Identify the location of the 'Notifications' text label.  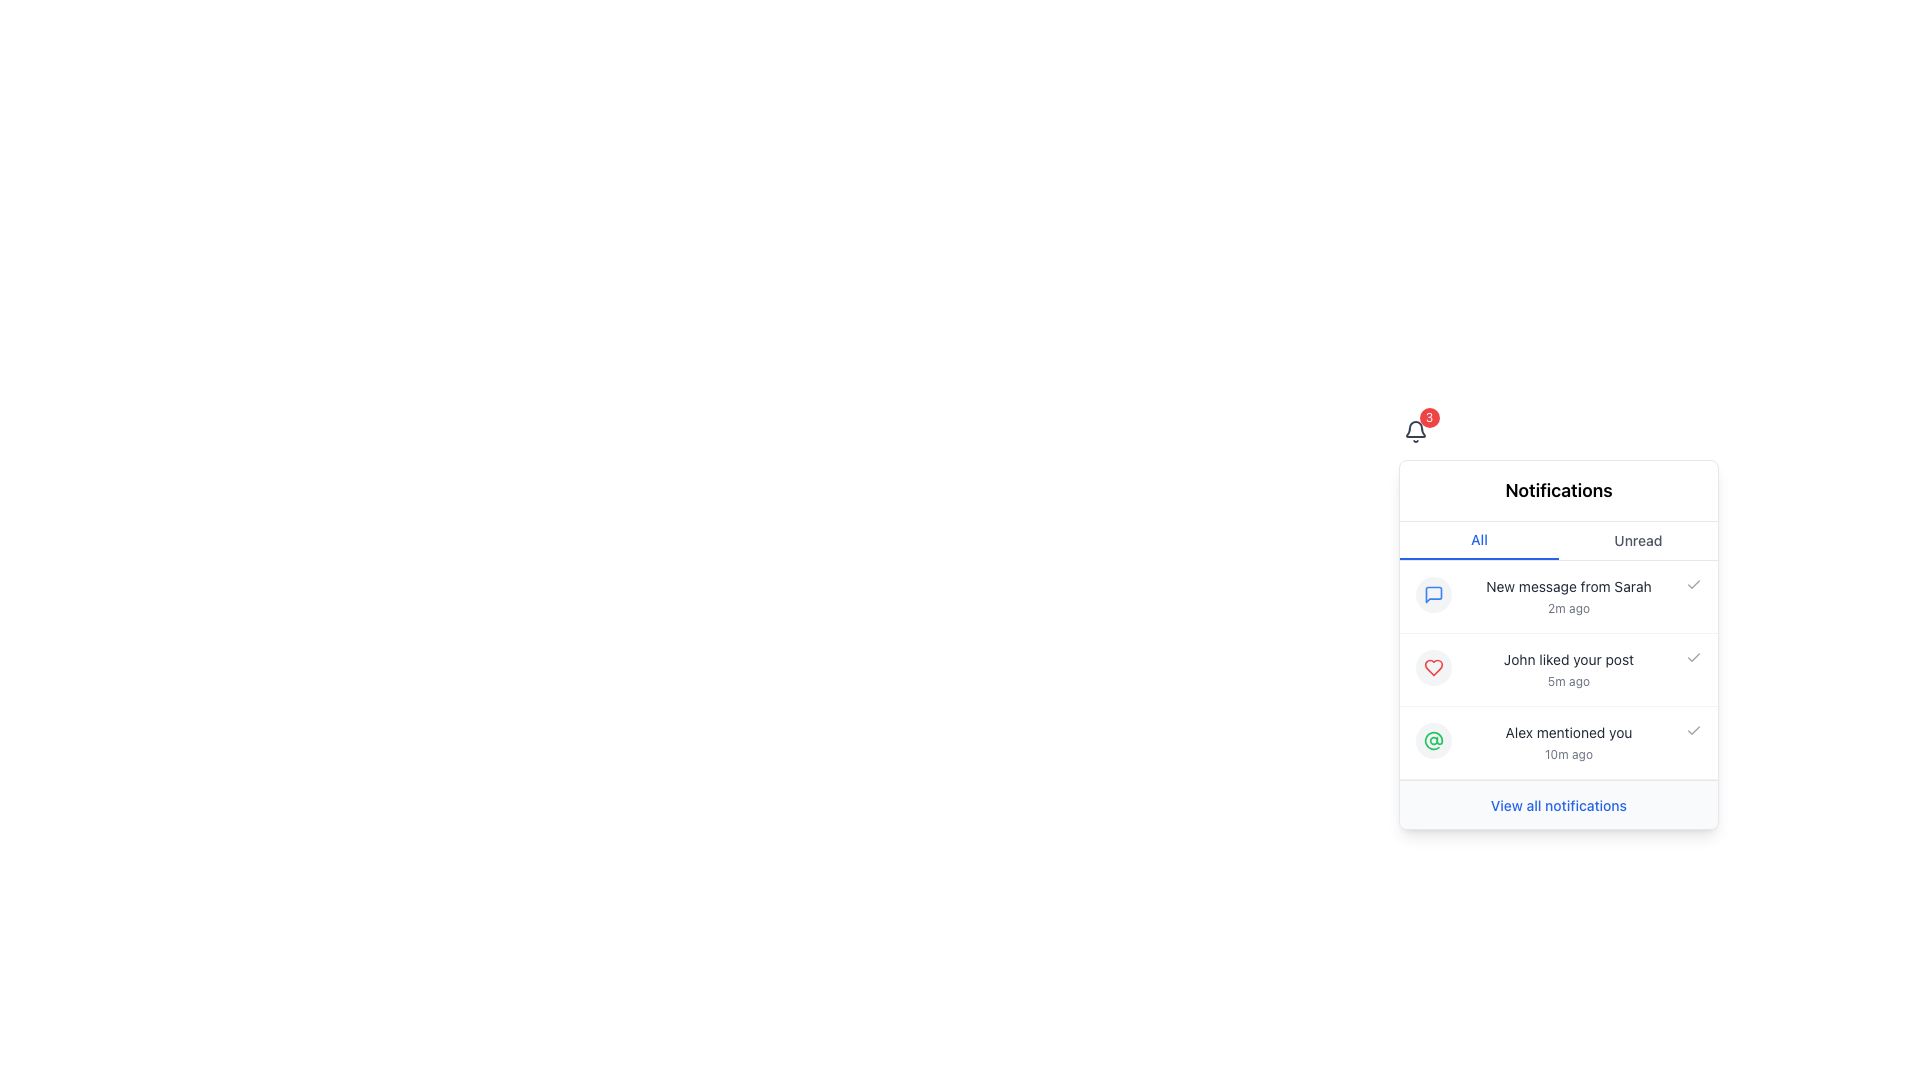
(1558, 490).